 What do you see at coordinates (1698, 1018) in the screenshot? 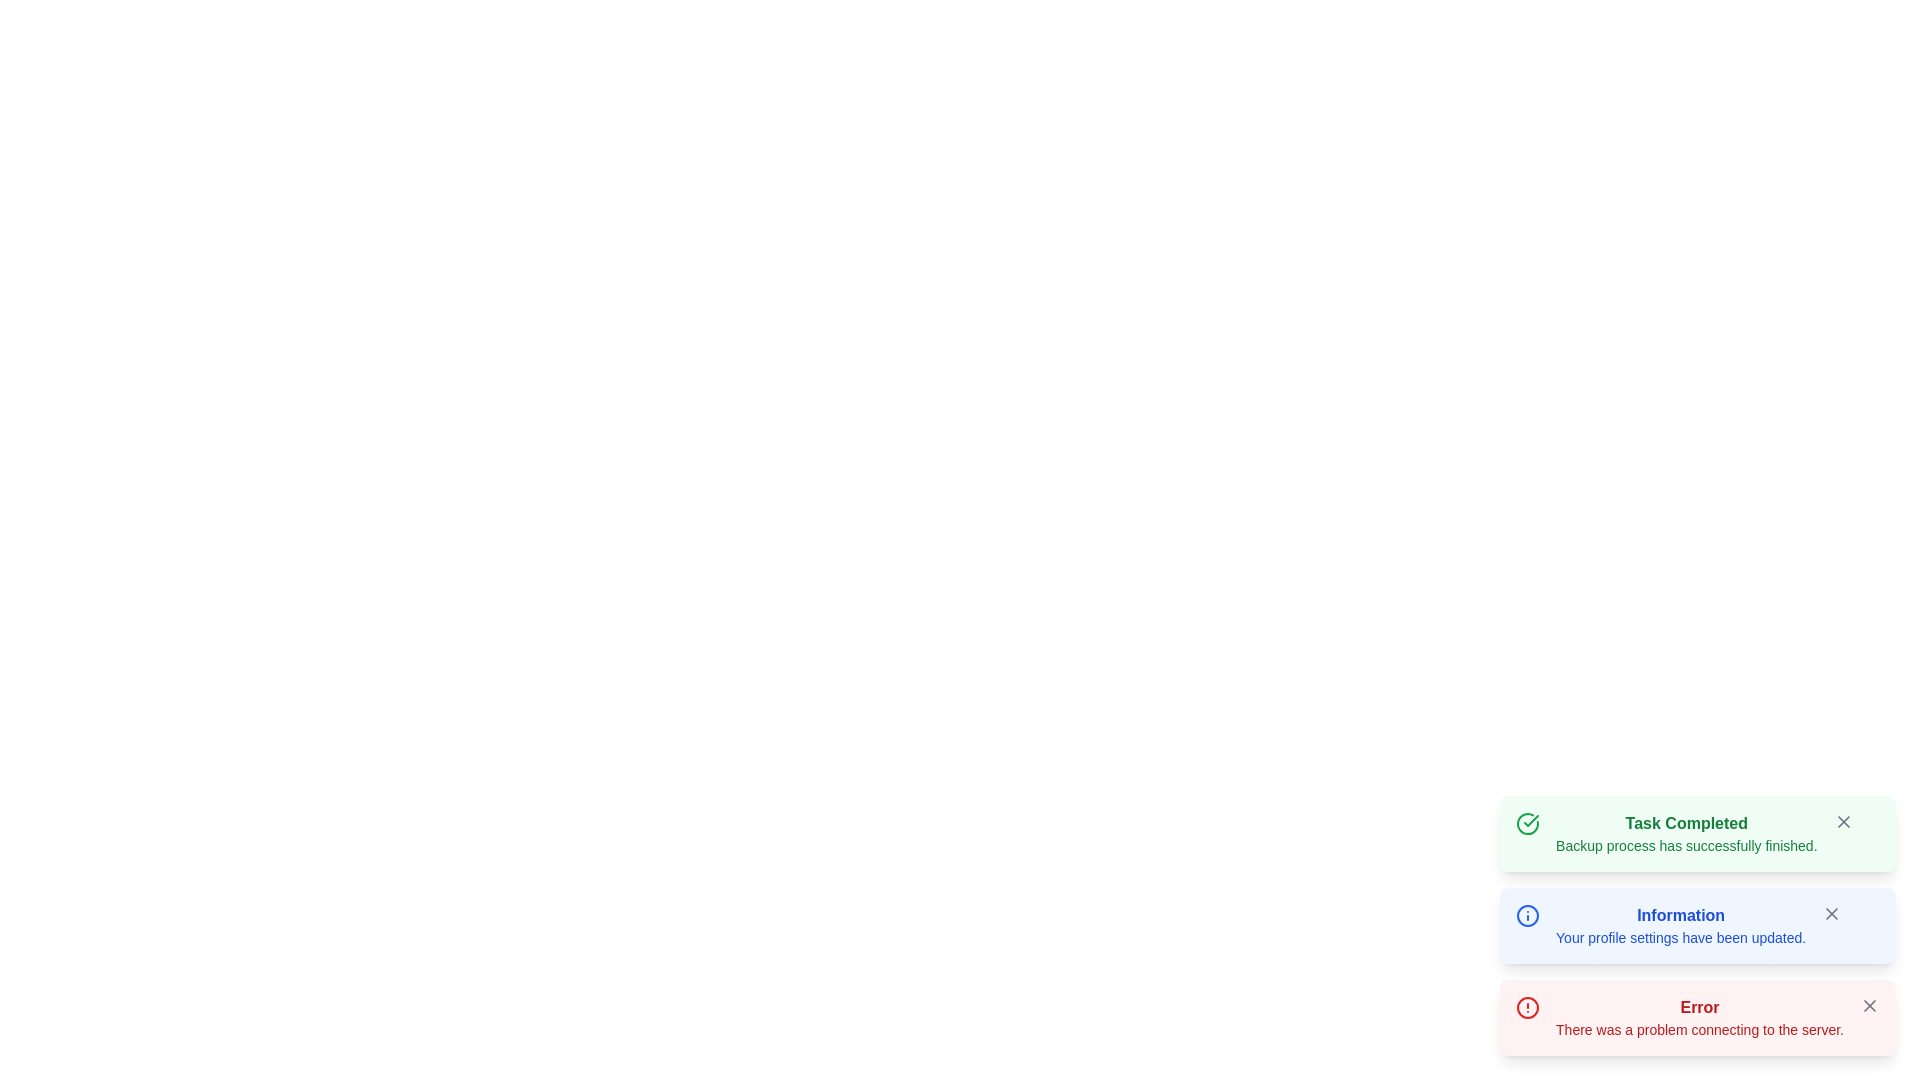
I see `the notification card displaying 'Error' in red, which contains the message 'There was a problem connecting to the server.'` at bounding box center [1698, 1018].